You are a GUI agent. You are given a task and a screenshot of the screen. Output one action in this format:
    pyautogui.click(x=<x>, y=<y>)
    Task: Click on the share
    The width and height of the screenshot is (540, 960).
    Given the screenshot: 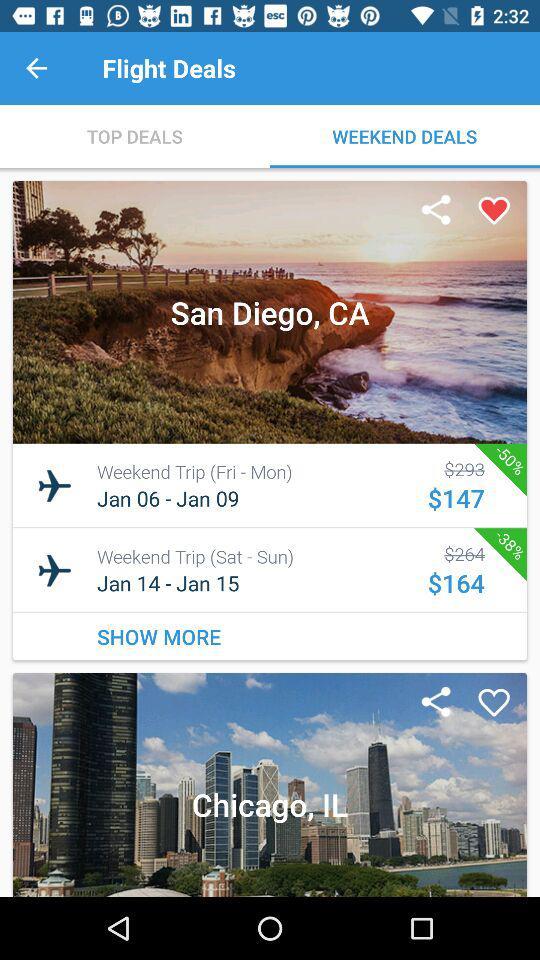 What is the action you would take?
    pyautogui.click(x=435, y=211)
    